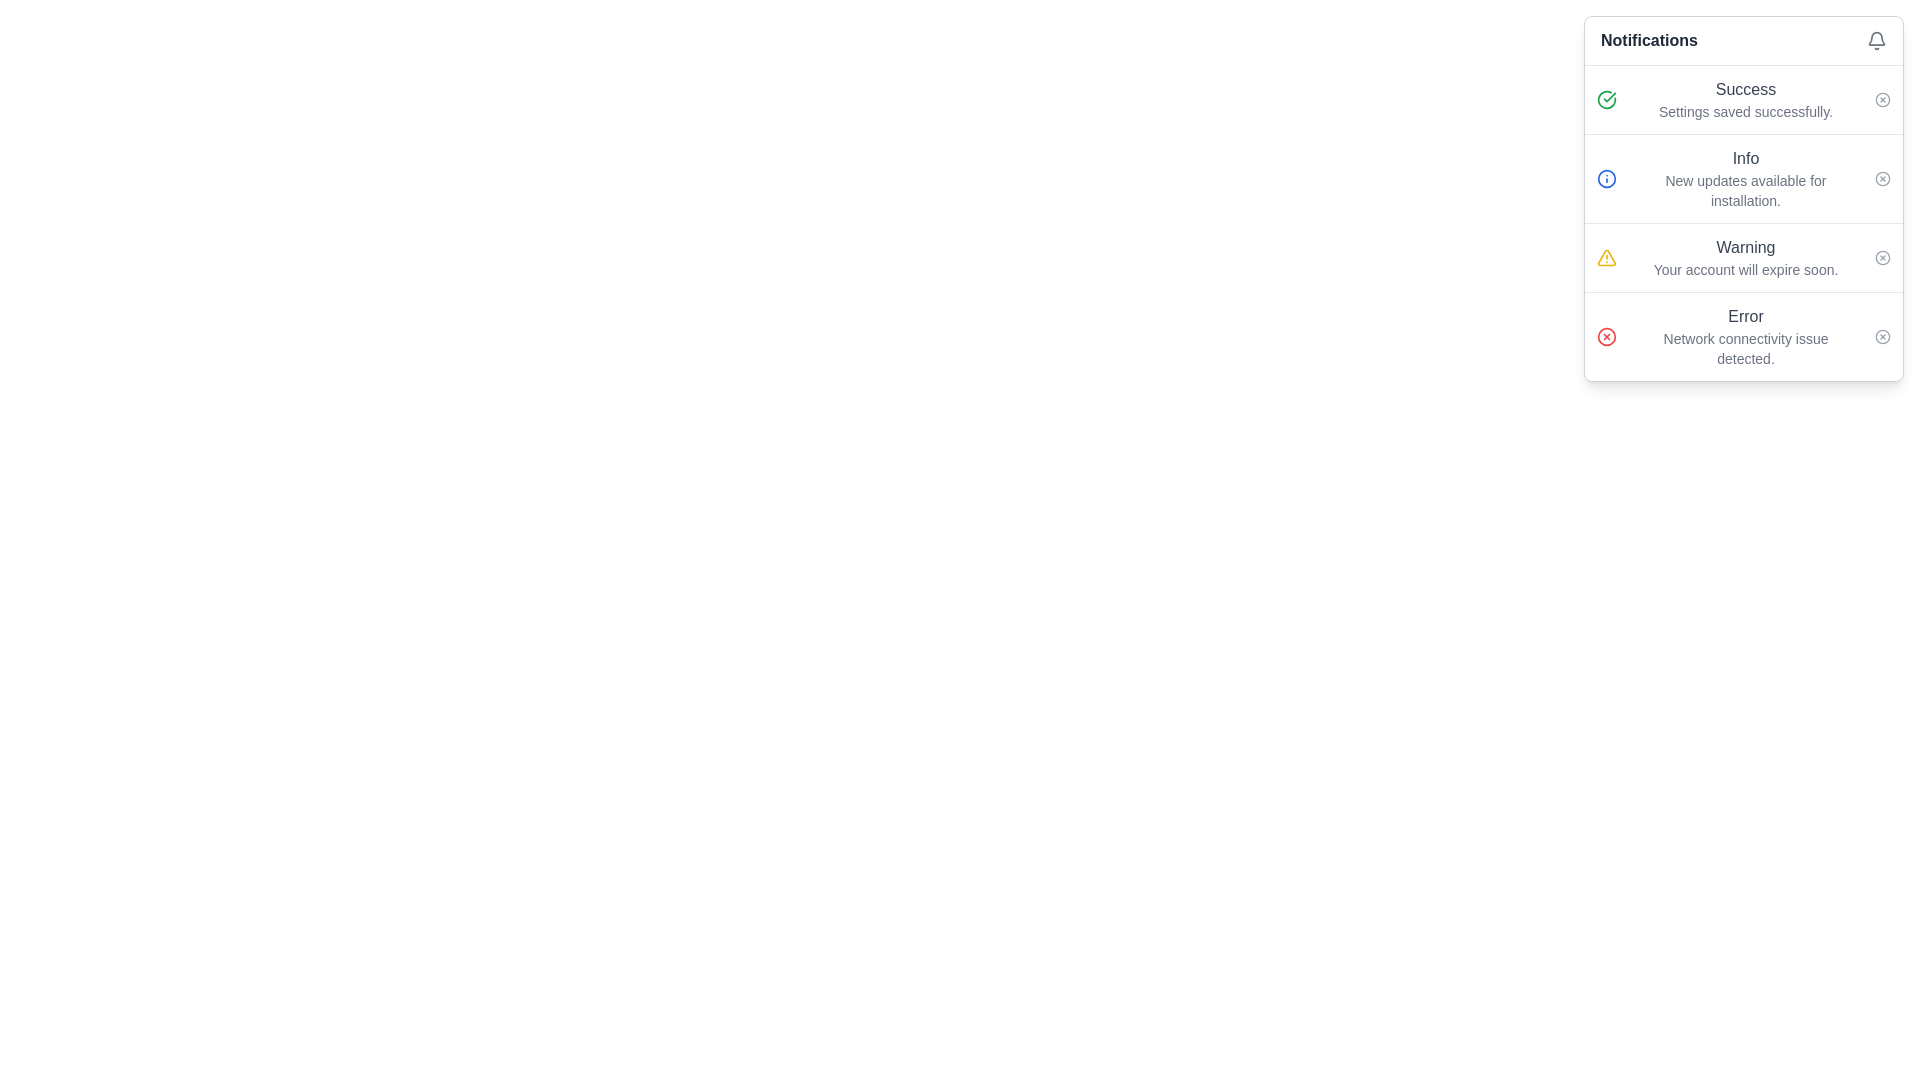 The height and width of the screenshot is (1080, 1920). Describe the element at coordinates (1881, 100) in the screenshot. I see `the SVG Circle Element that is part of a notification interface, located at the center of an icon within the notification panel` at that location.